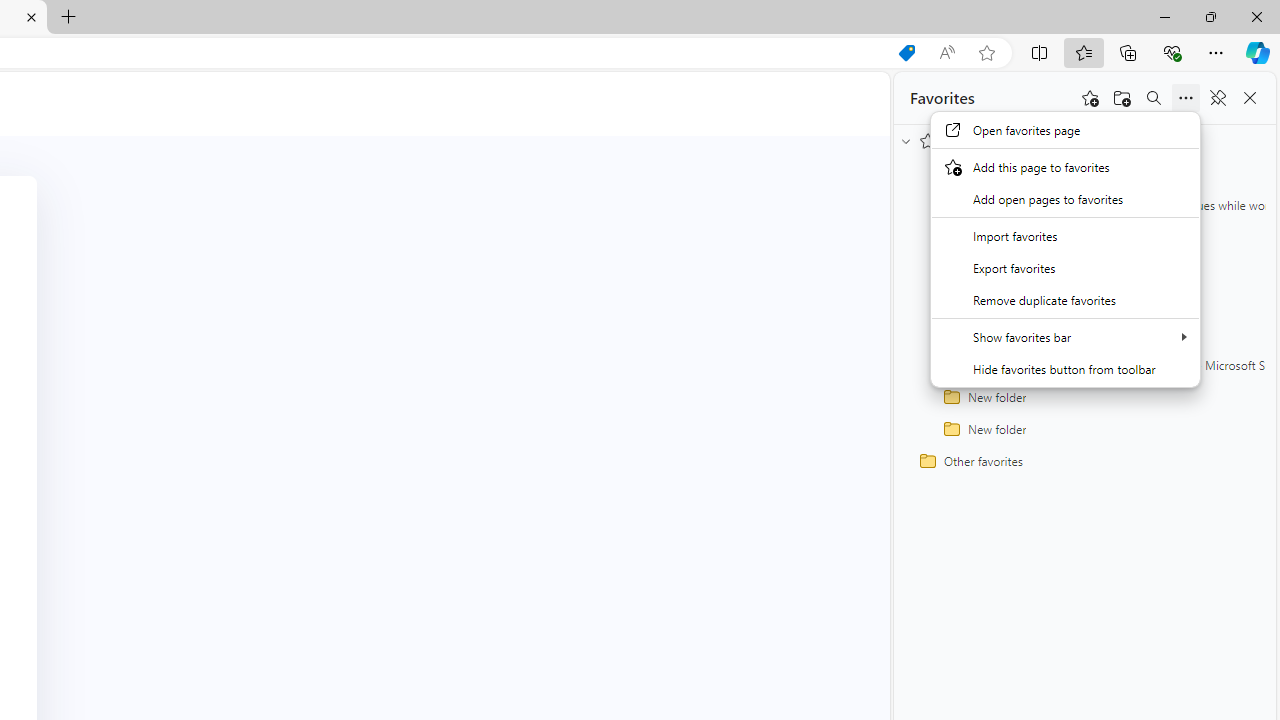 The image size is (1280, 720). What do you see at coordinates (1122, 98) in the screenshot?
I see `'Add folder'` at bounding box center [1122, 98].